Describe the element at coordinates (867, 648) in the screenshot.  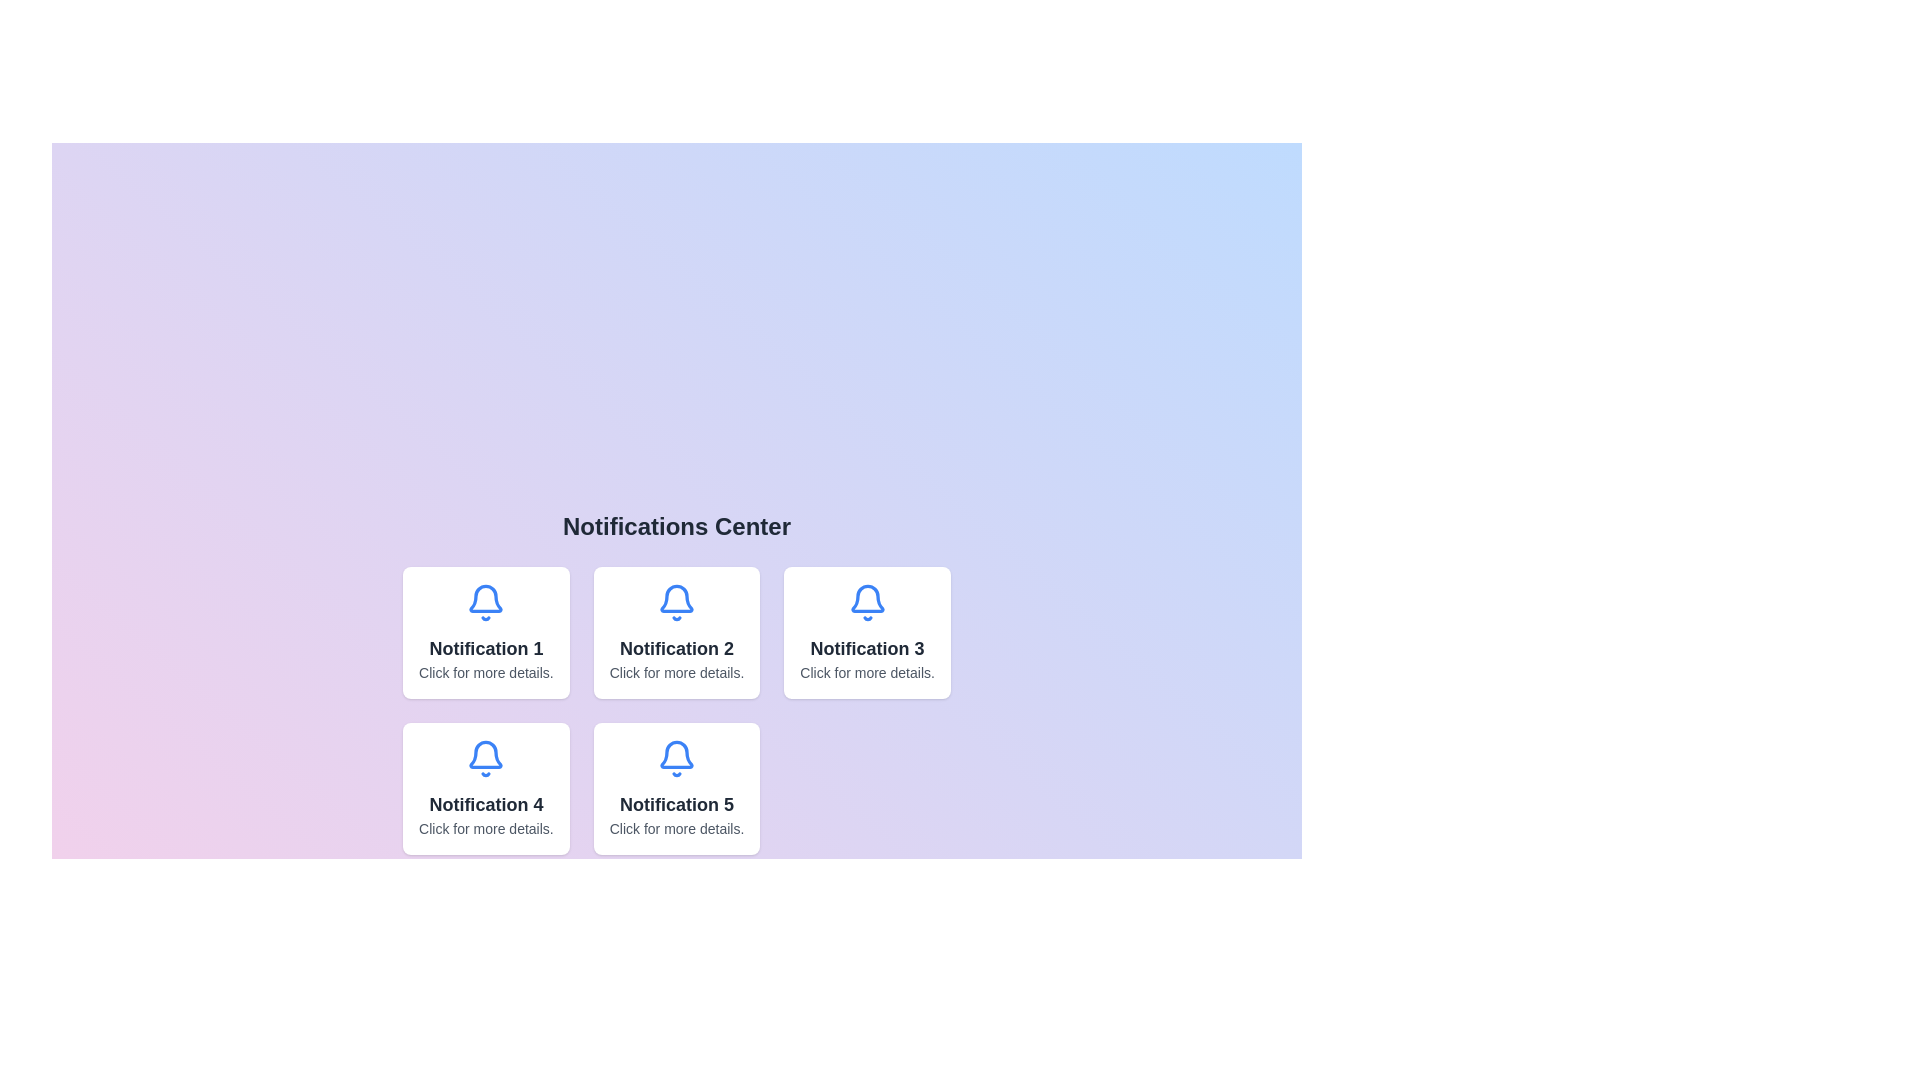
I see `text heading 'Notification 3' which is styled prominently in bold dark gray and centrally aligned above the descriptive text and below a blue bell icon` at that location.